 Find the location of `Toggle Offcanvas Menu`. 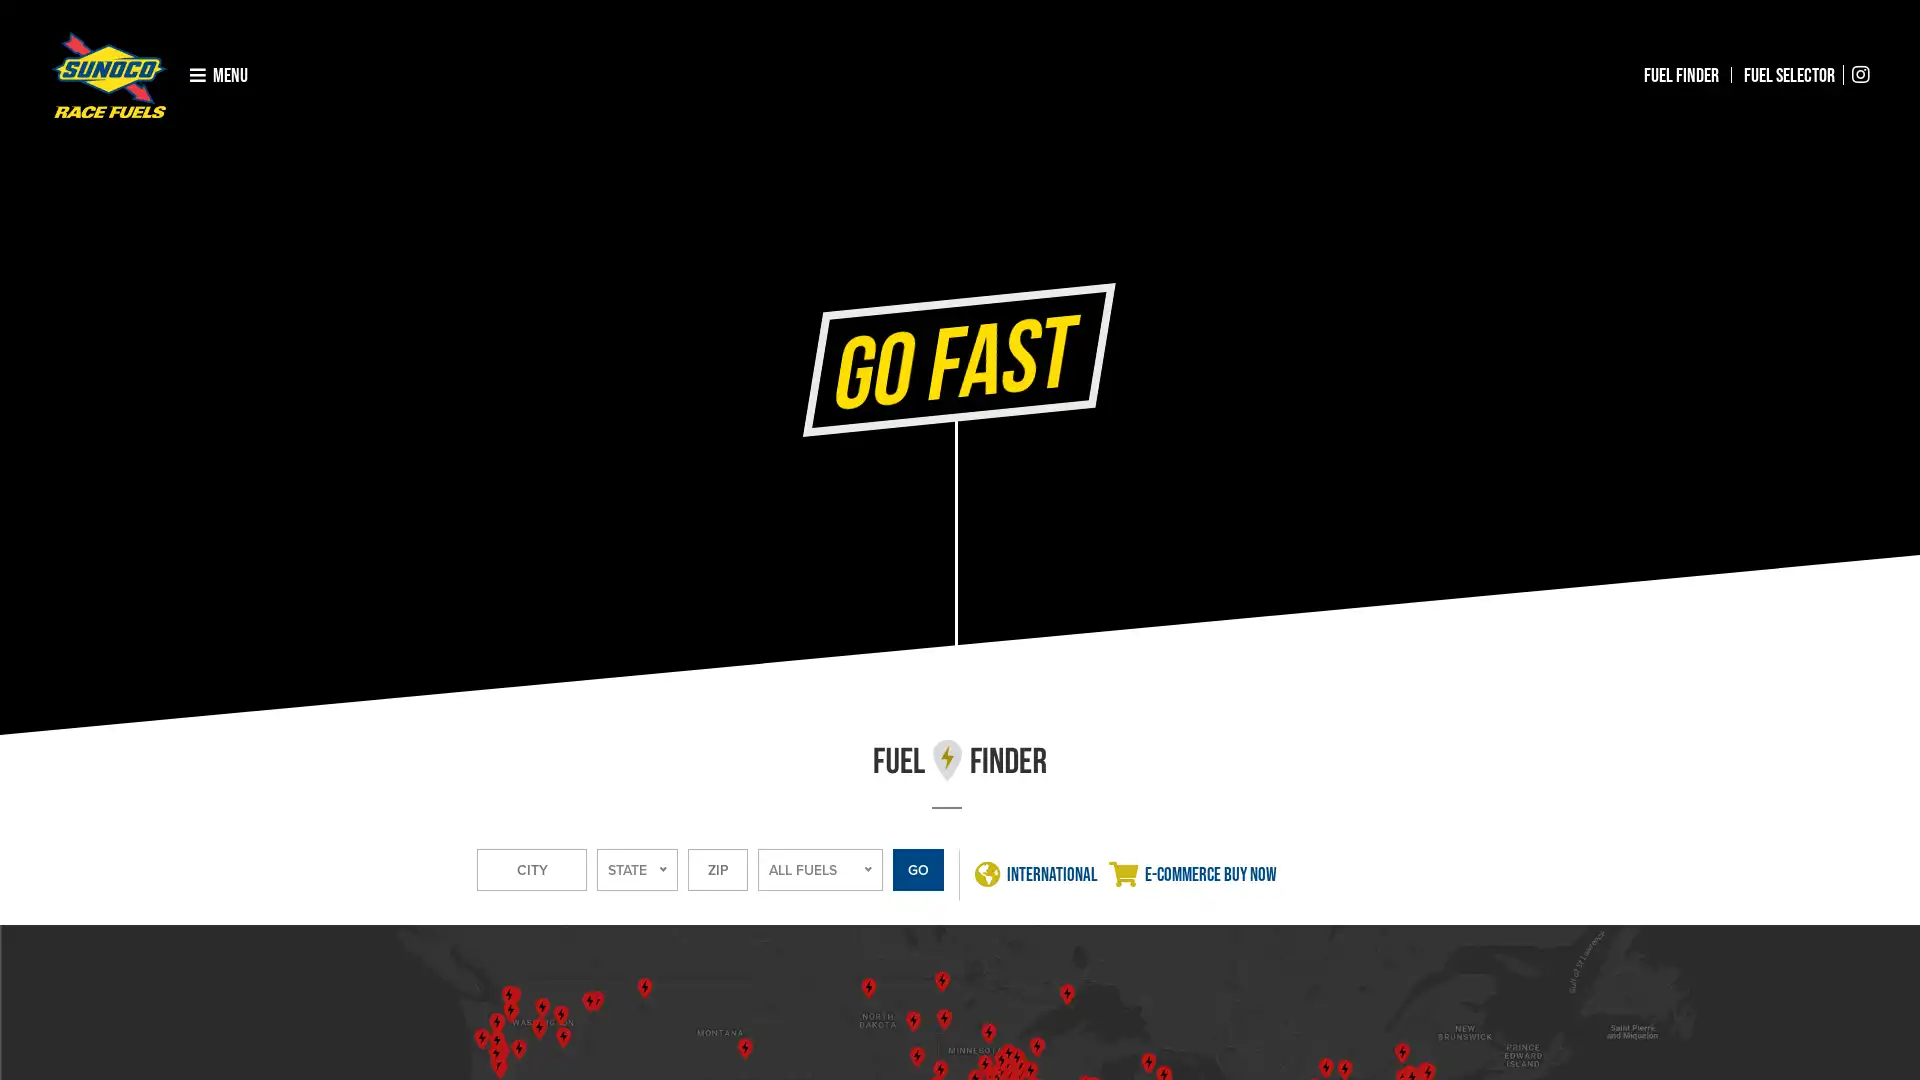

Toggle Offcanvas Menu is located at coordinates (219, 73).